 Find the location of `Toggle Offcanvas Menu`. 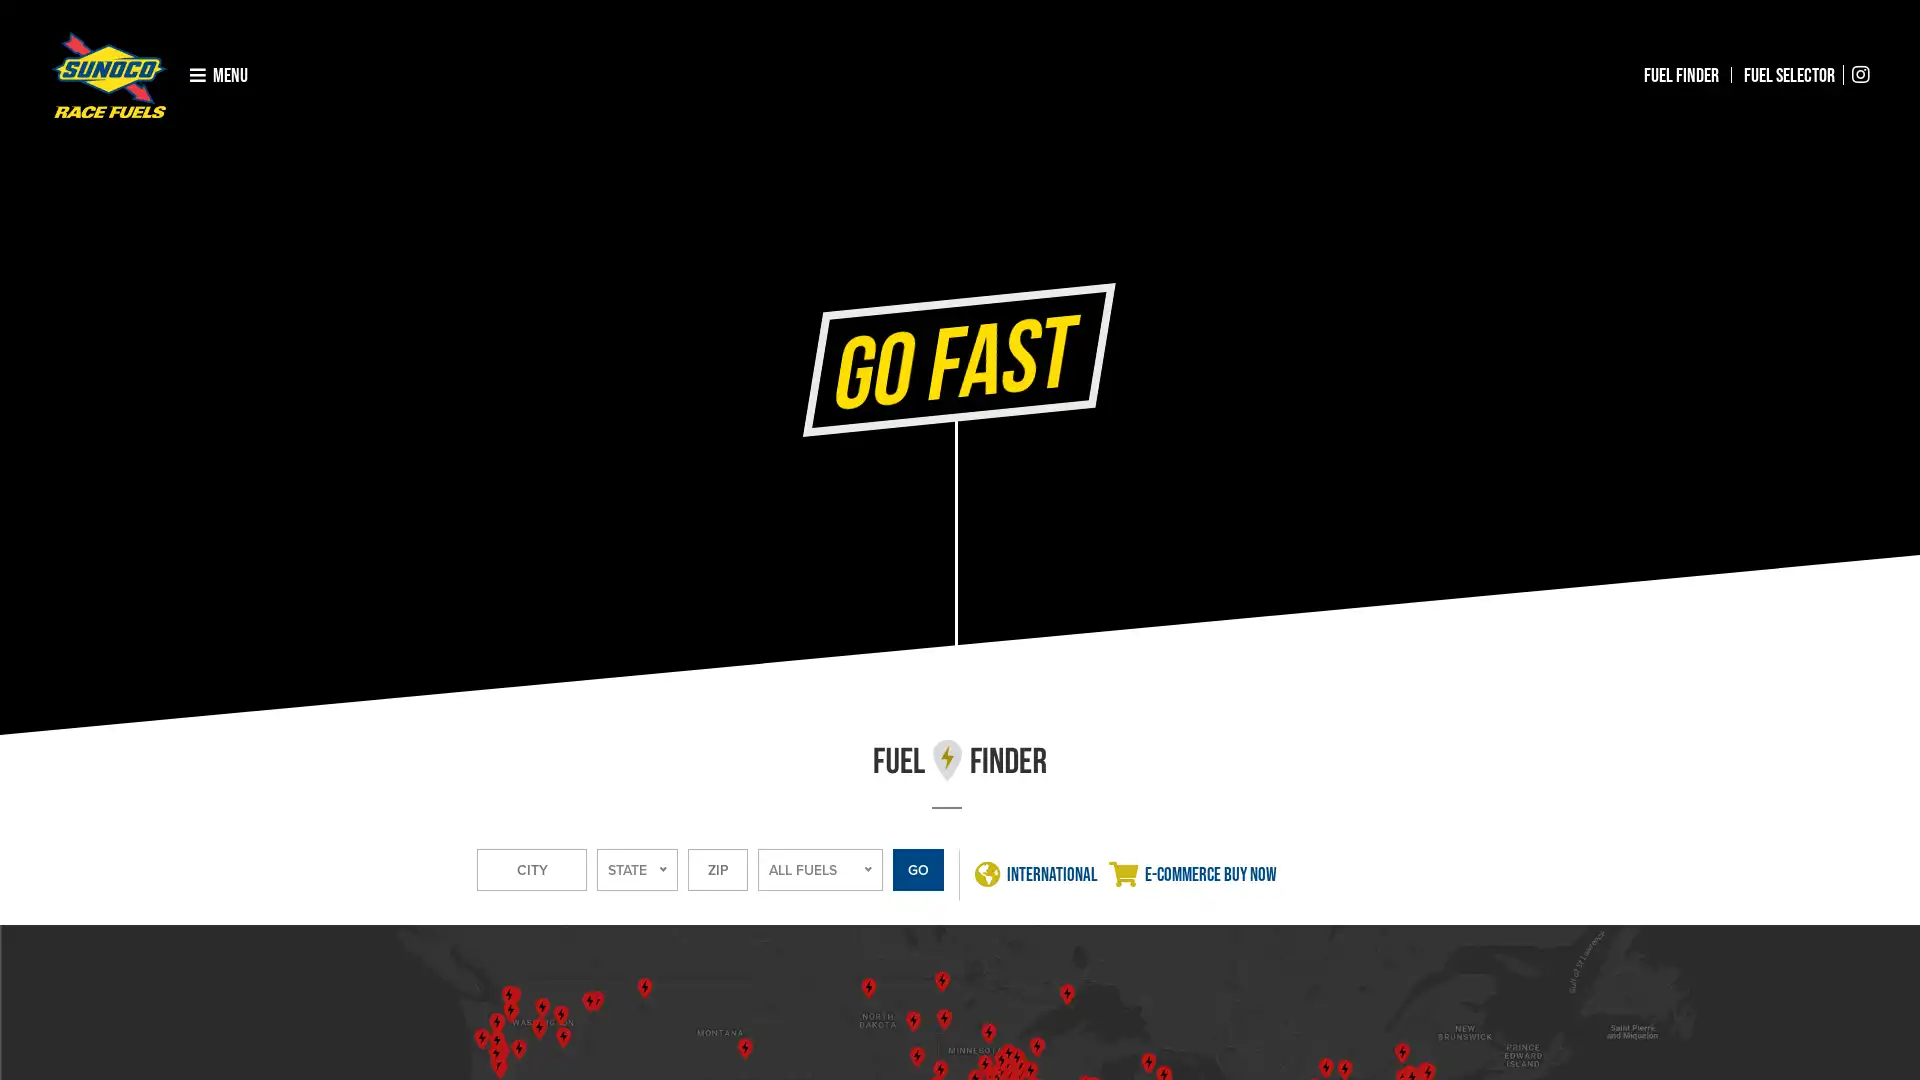

Toggle Offcanvas Menu is located at coordinates (219, 73).